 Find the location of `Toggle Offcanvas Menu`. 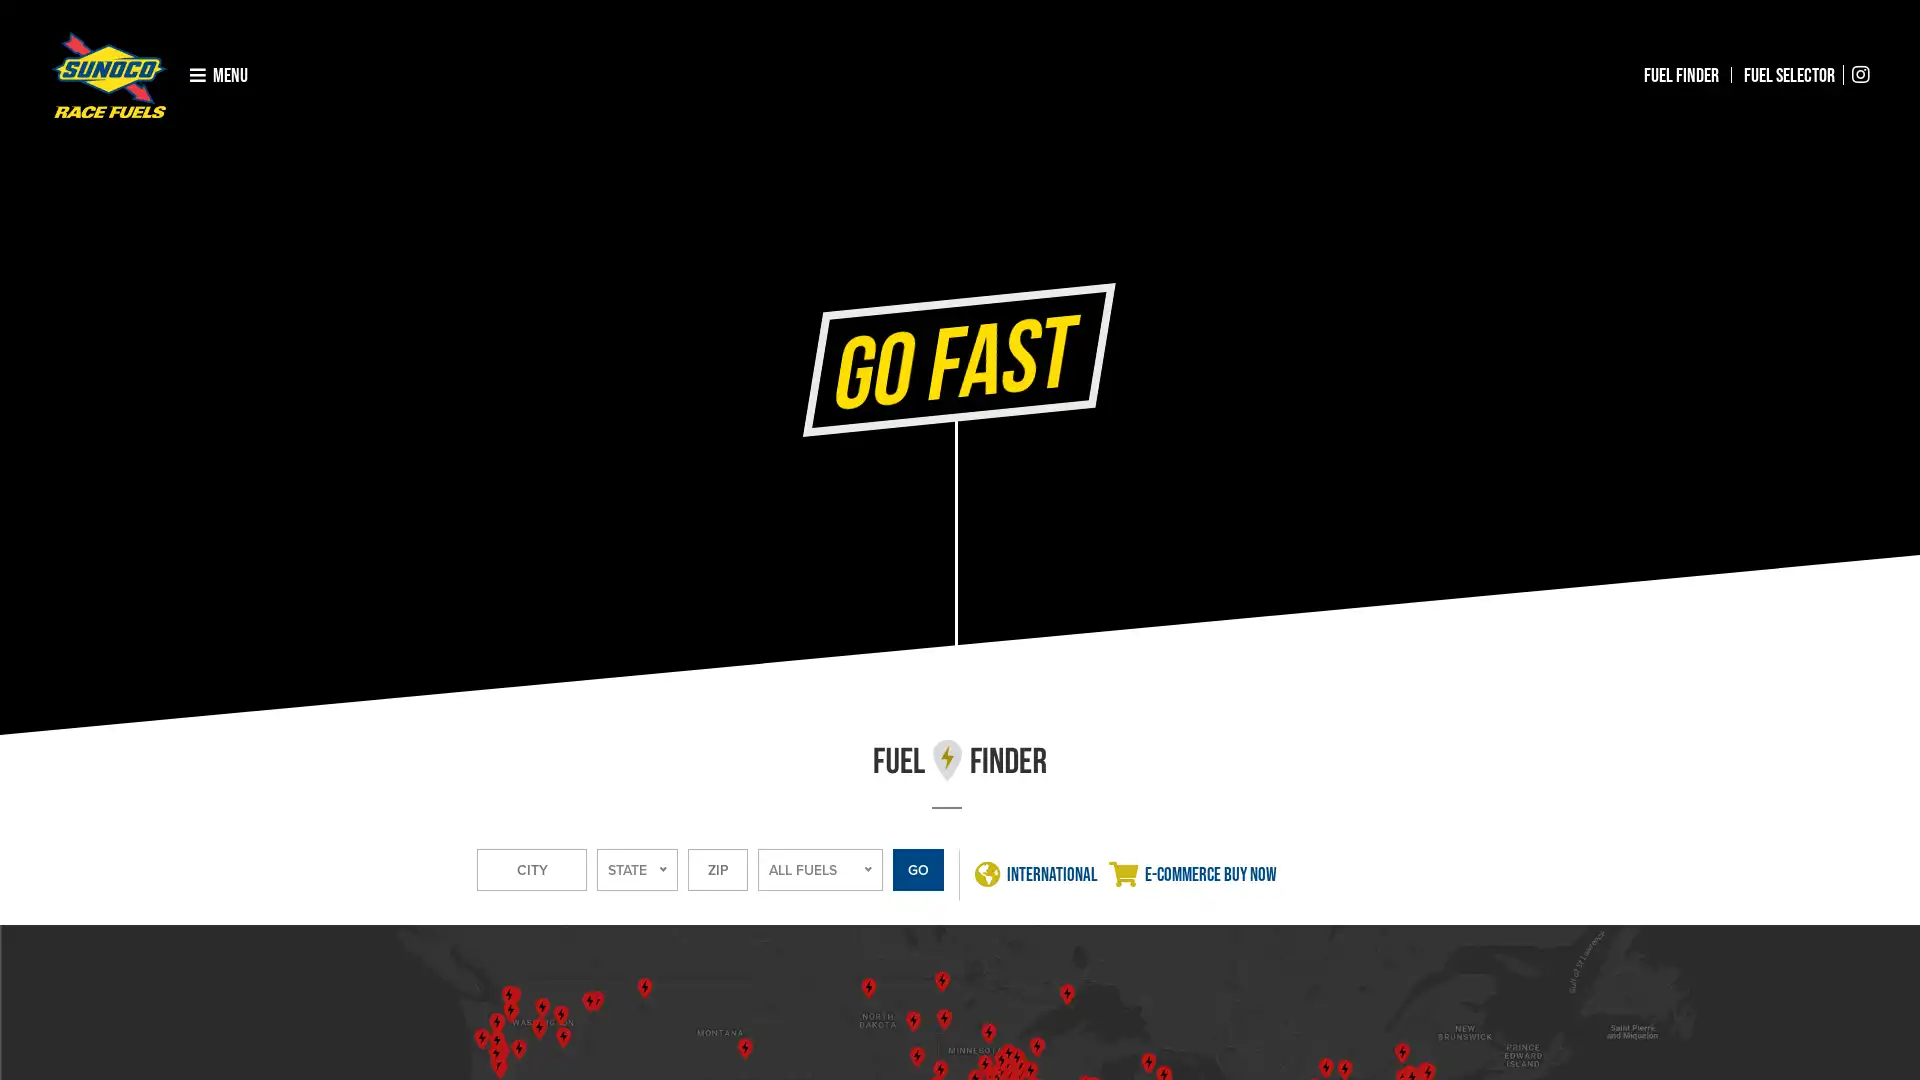

Toggle Offcanvas Menu is located at coordinates (219, 73).